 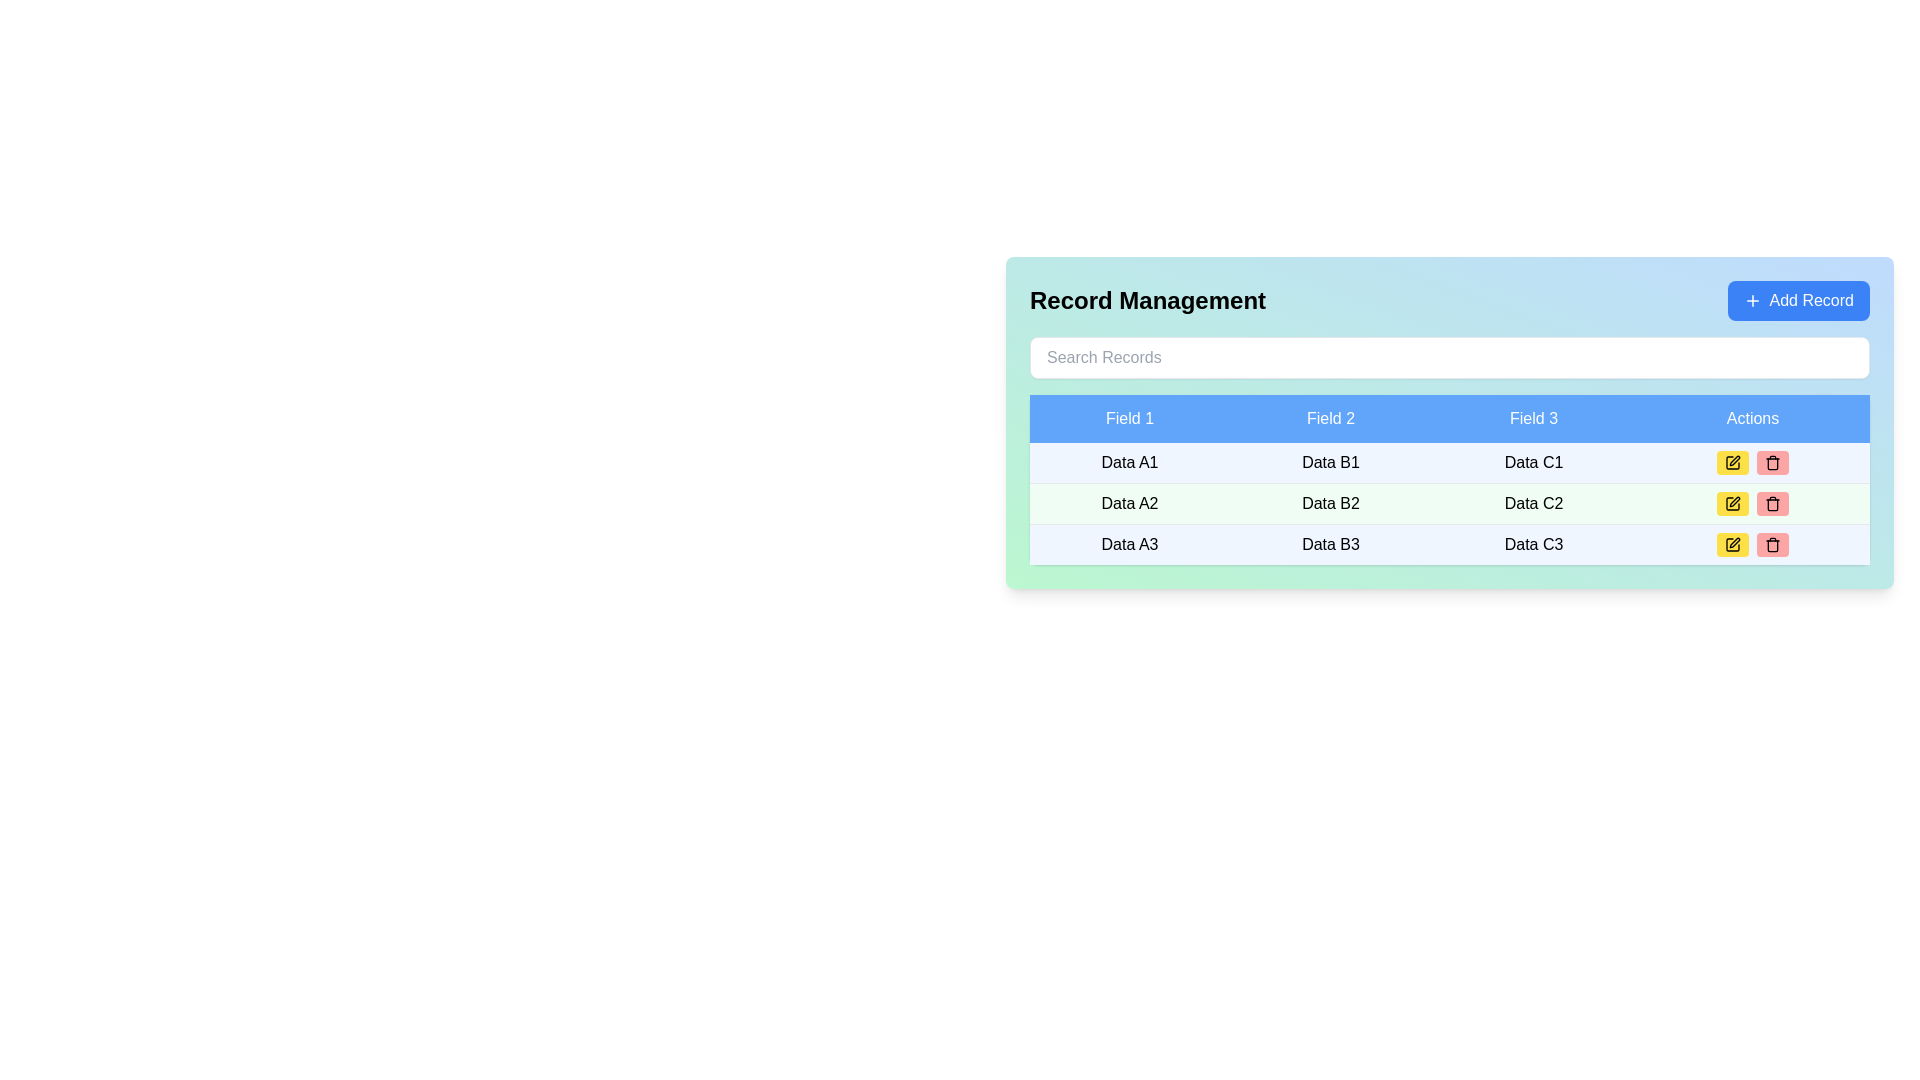 I want to click on the Text Label displaying 'Data C2', located in the third column of the second row of the table within the Record Management section, so click(x=1533, y=503).